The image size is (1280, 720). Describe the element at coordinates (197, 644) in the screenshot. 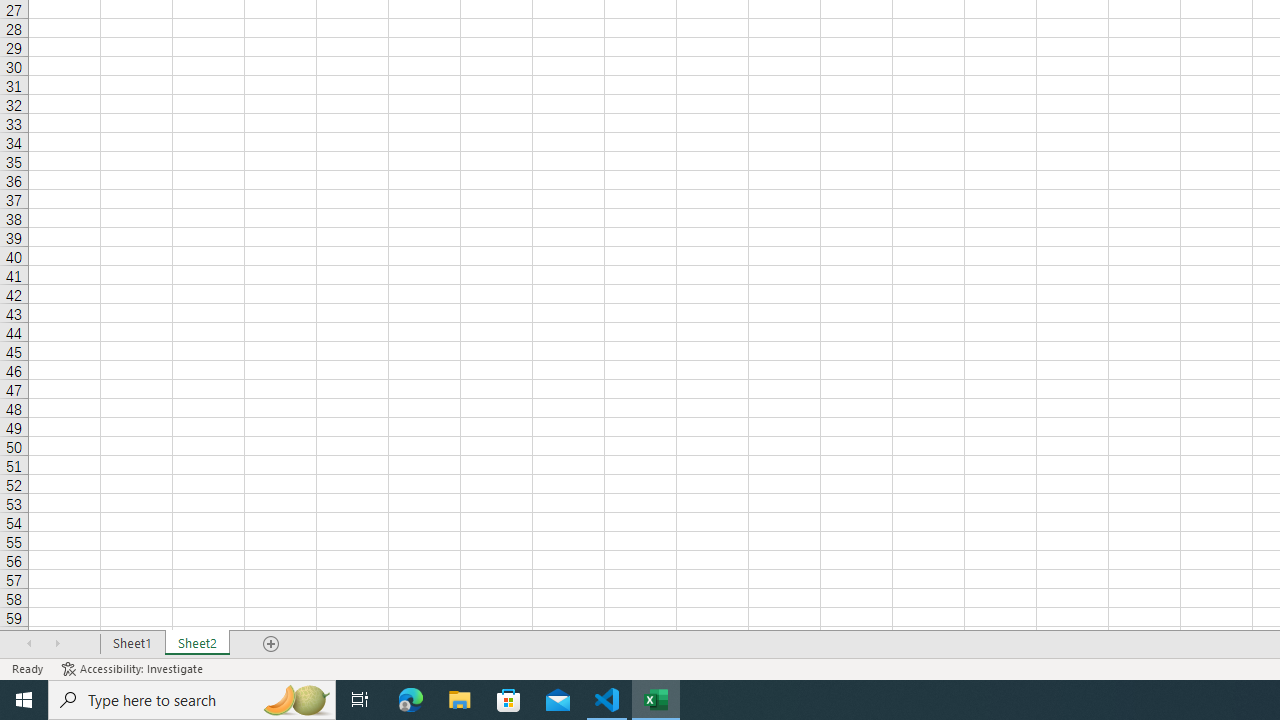

I see `'Sheet2'` at that location.